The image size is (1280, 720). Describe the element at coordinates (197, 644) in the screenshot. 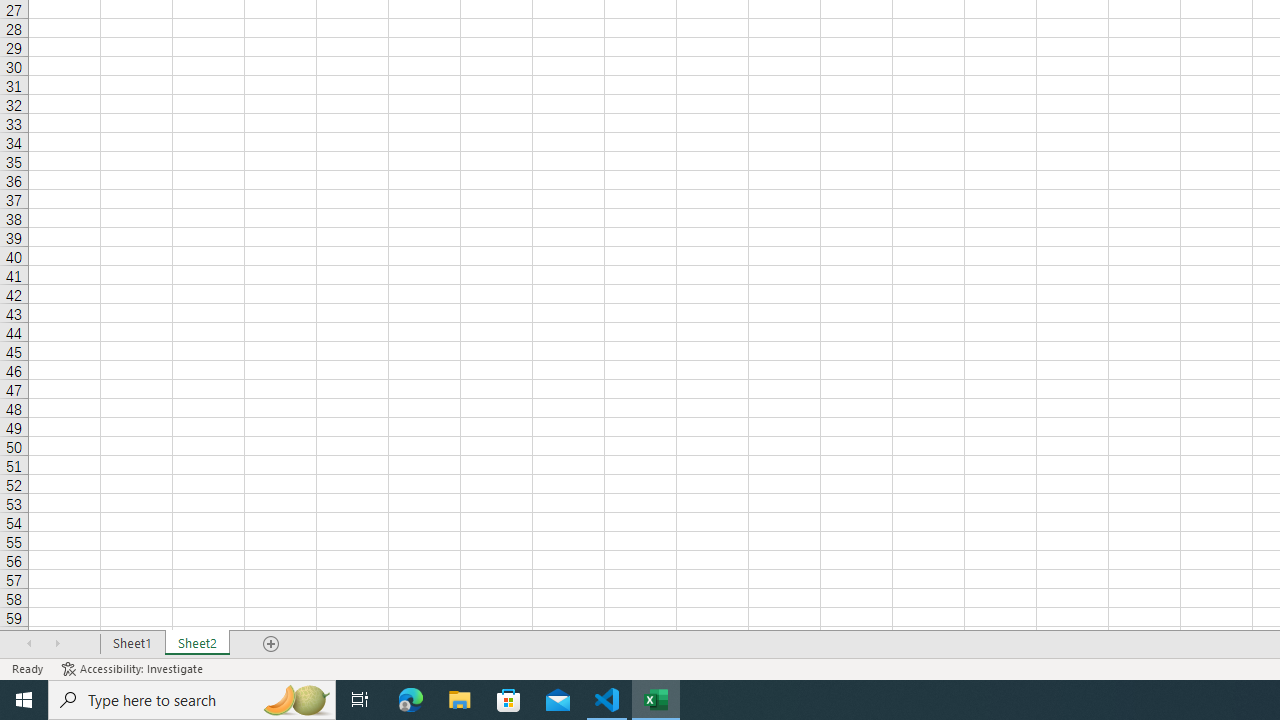

I see `'Sheet2'` at that location.